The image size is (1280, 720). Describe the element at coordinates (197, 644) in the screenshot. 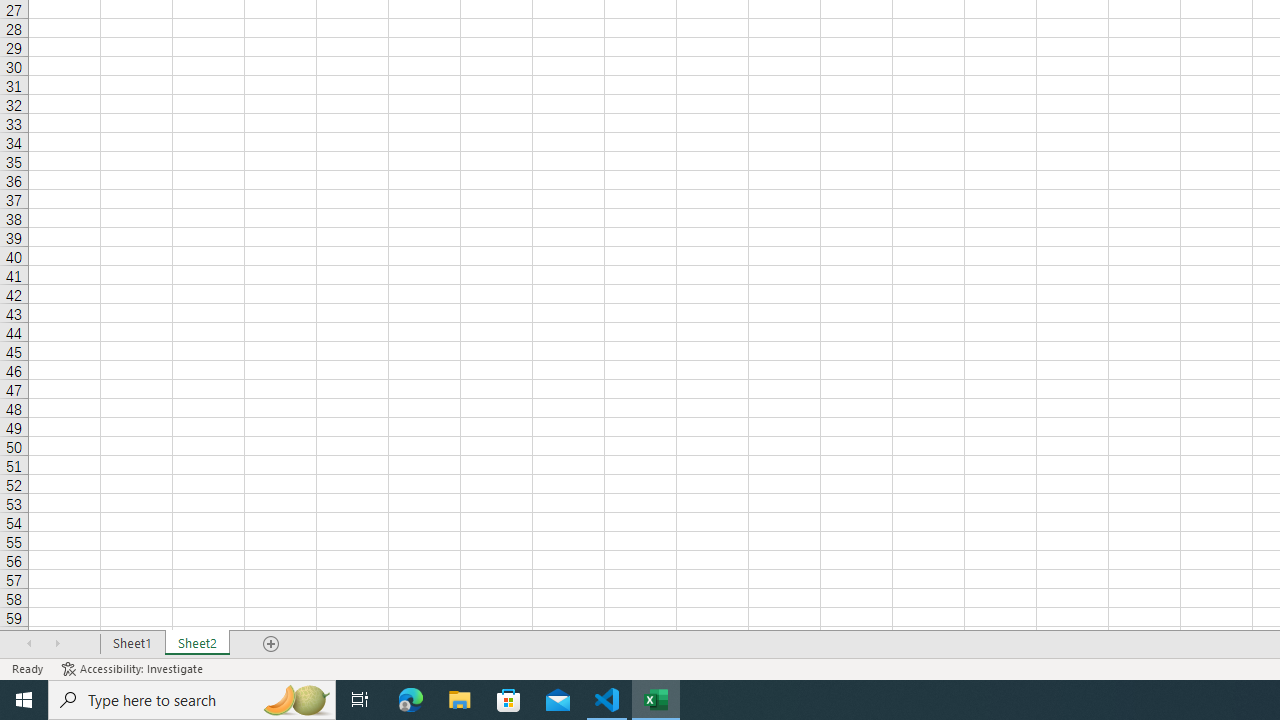

I see `'Sheet2'` at that location.